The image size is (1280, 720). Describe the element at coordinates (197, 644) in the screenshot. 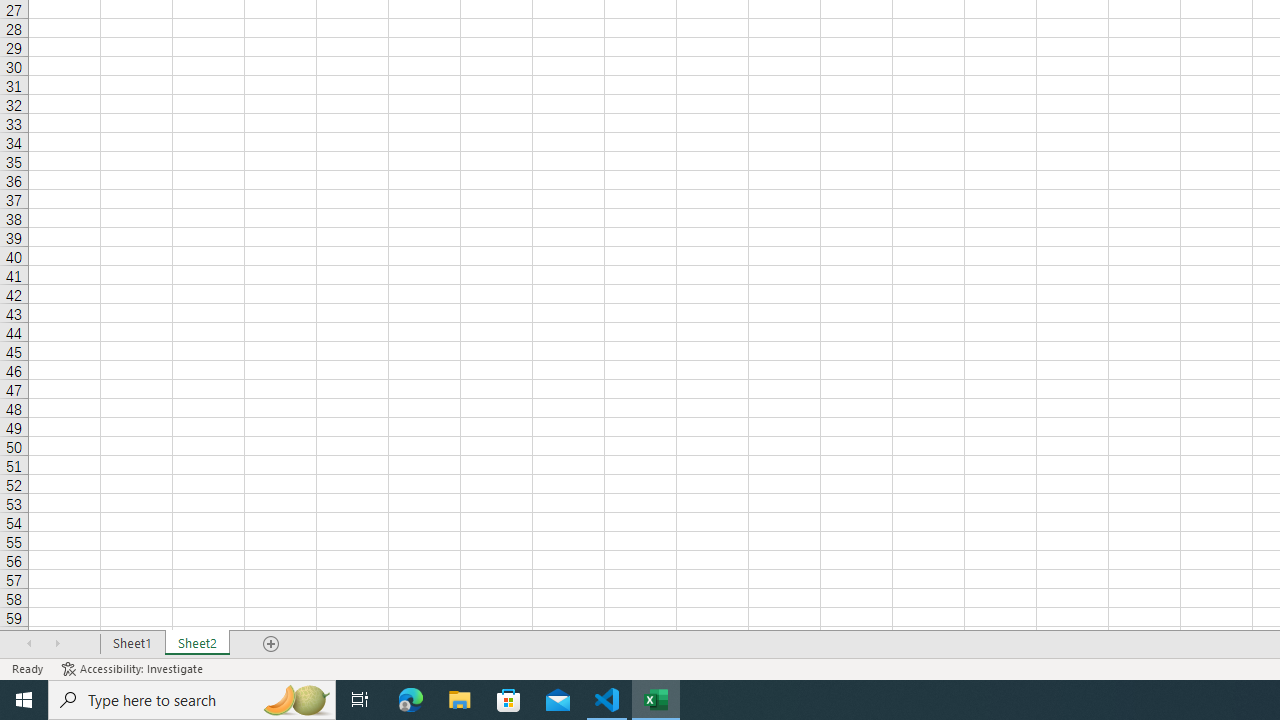

I see `'Sheet2'` at that location.